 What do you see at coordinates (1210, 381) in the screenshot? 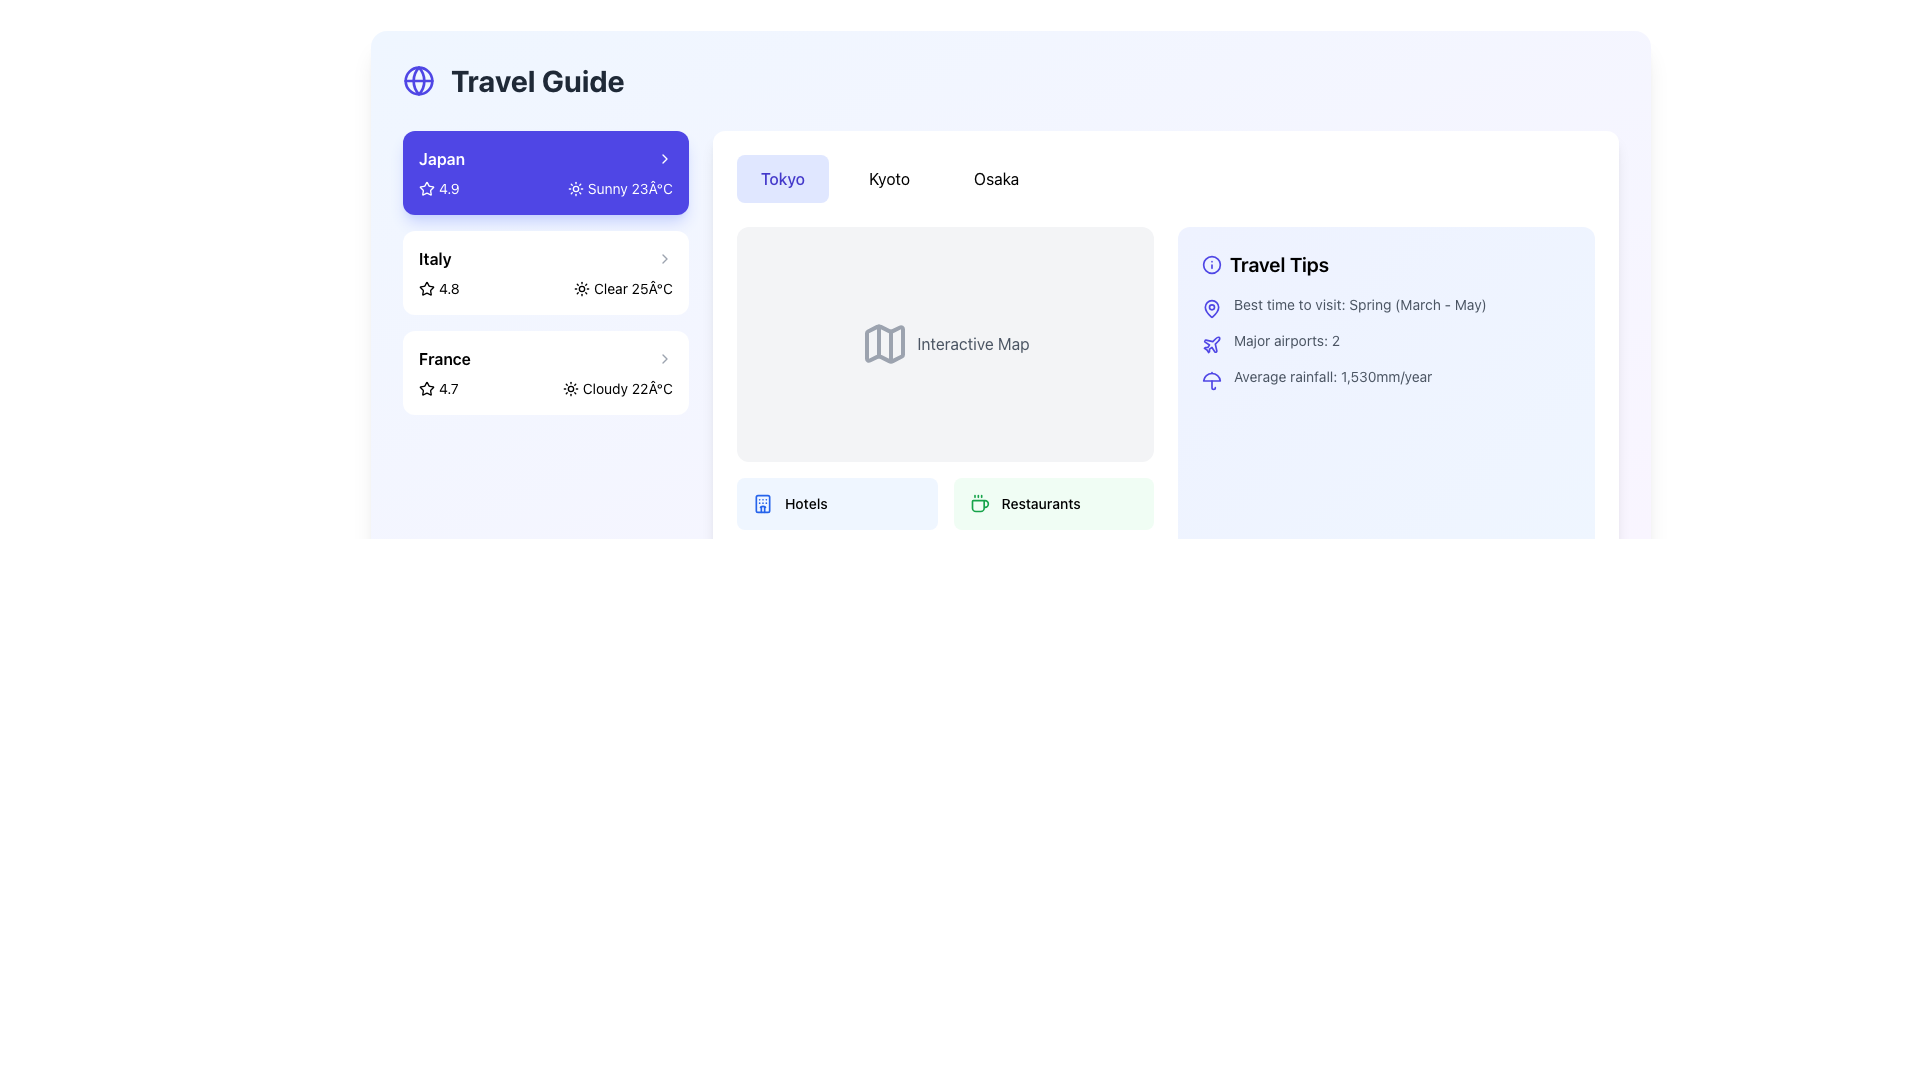
I see `the umbrella icon located to the left of the 'Average rainfall: 1,530mm/year' entry in the 'Travel Tips' section` at bounding box center [1210, 381].